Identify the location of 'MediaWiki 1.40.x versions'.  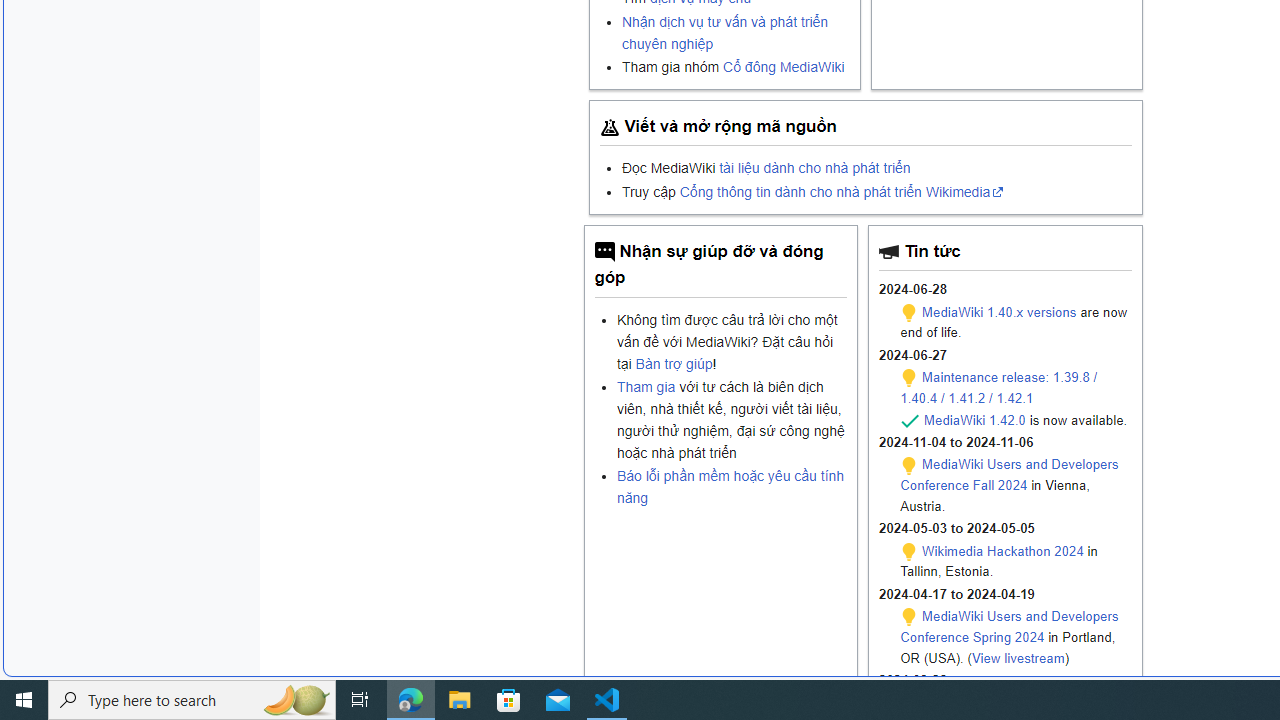
(999, 311).